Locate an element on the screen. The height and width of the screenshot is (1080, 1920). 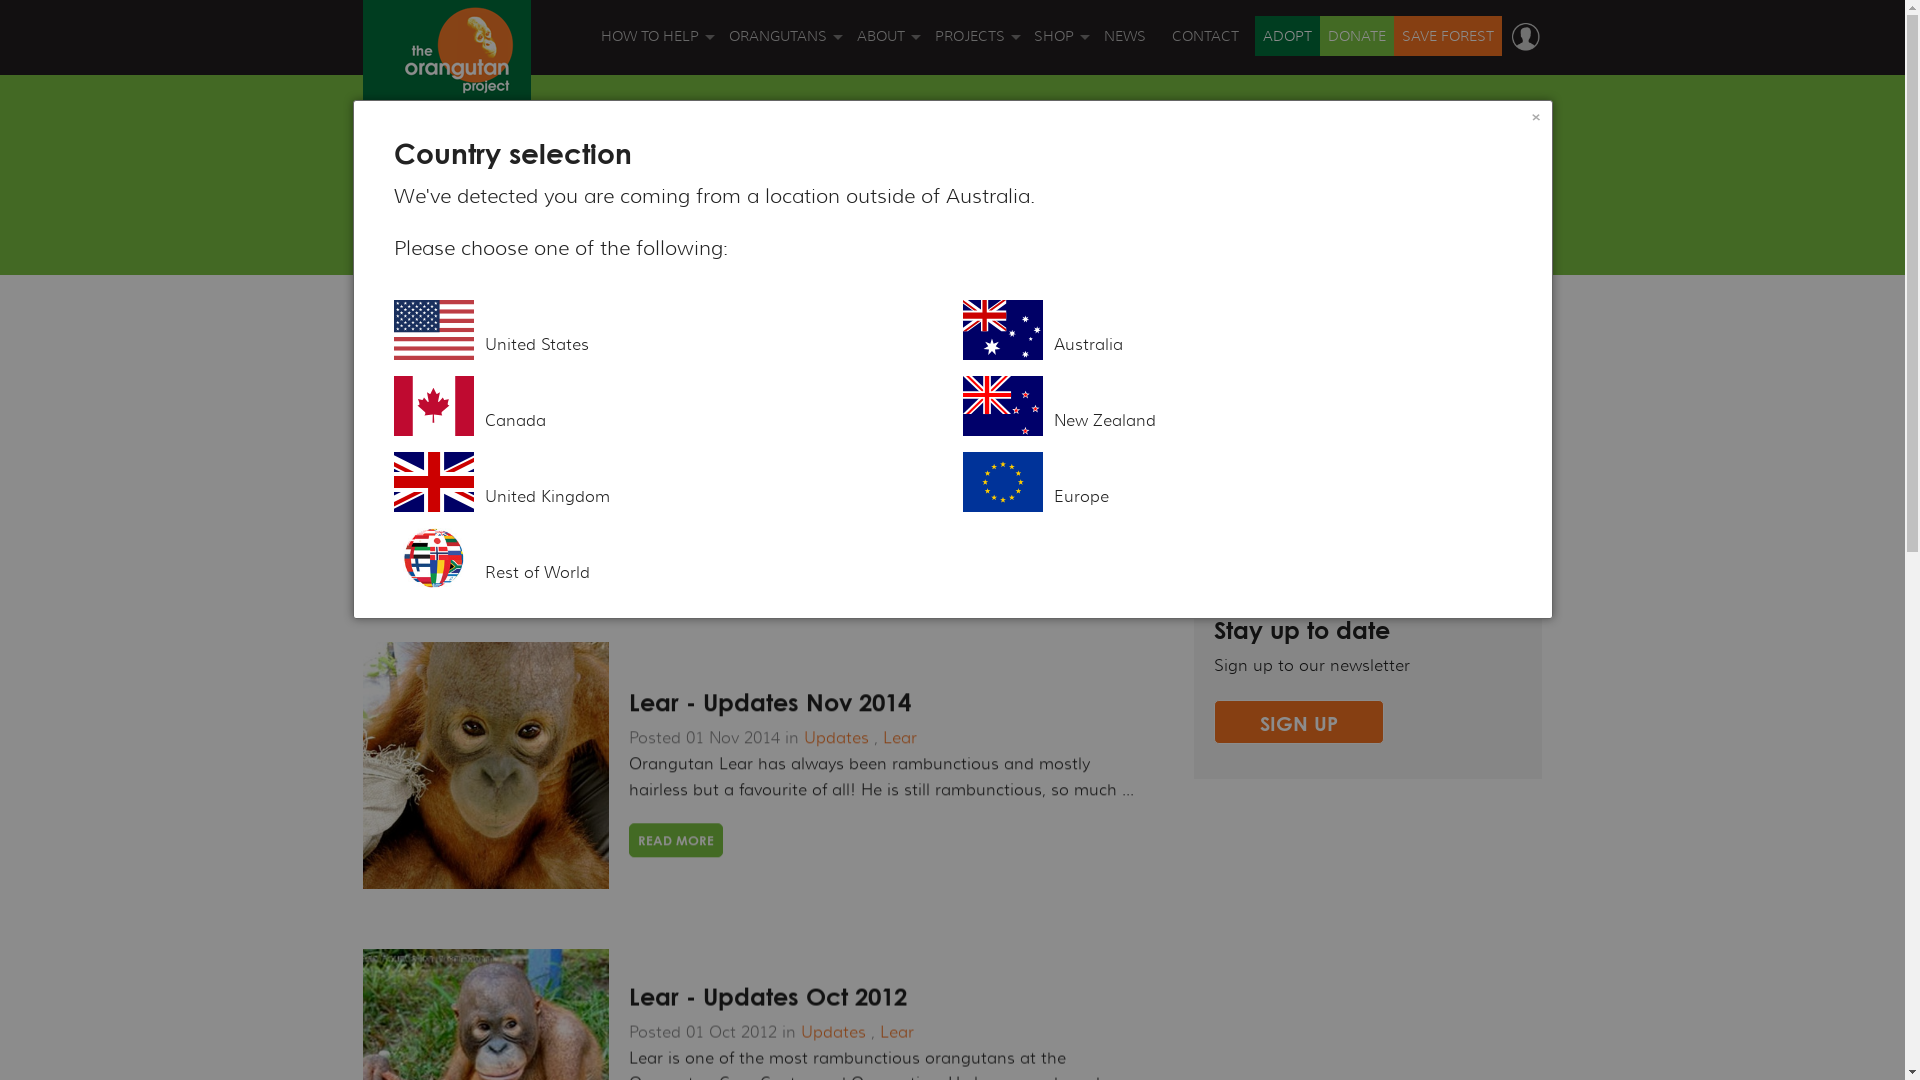
'SAVE FOREST' is located at coordinates (1448, 35).